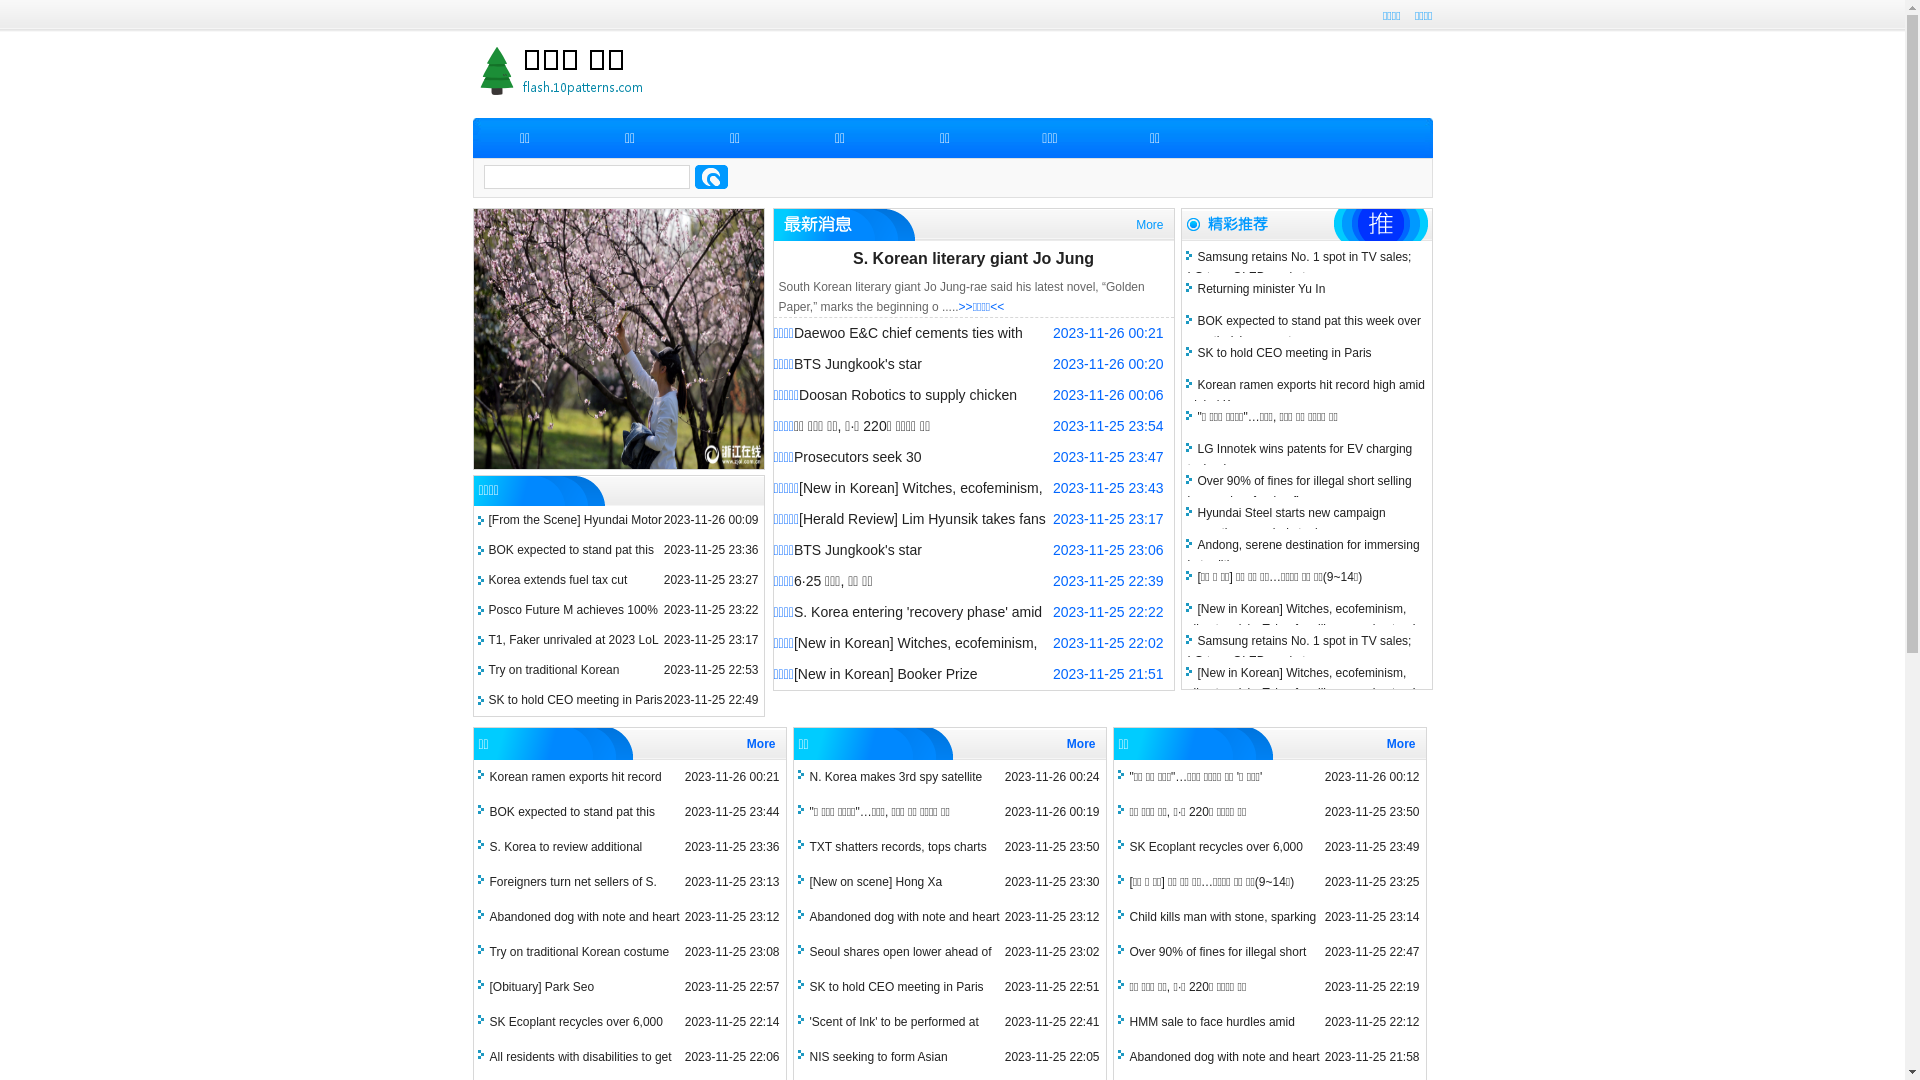  I want to click on 'More', so click(1136, 224).